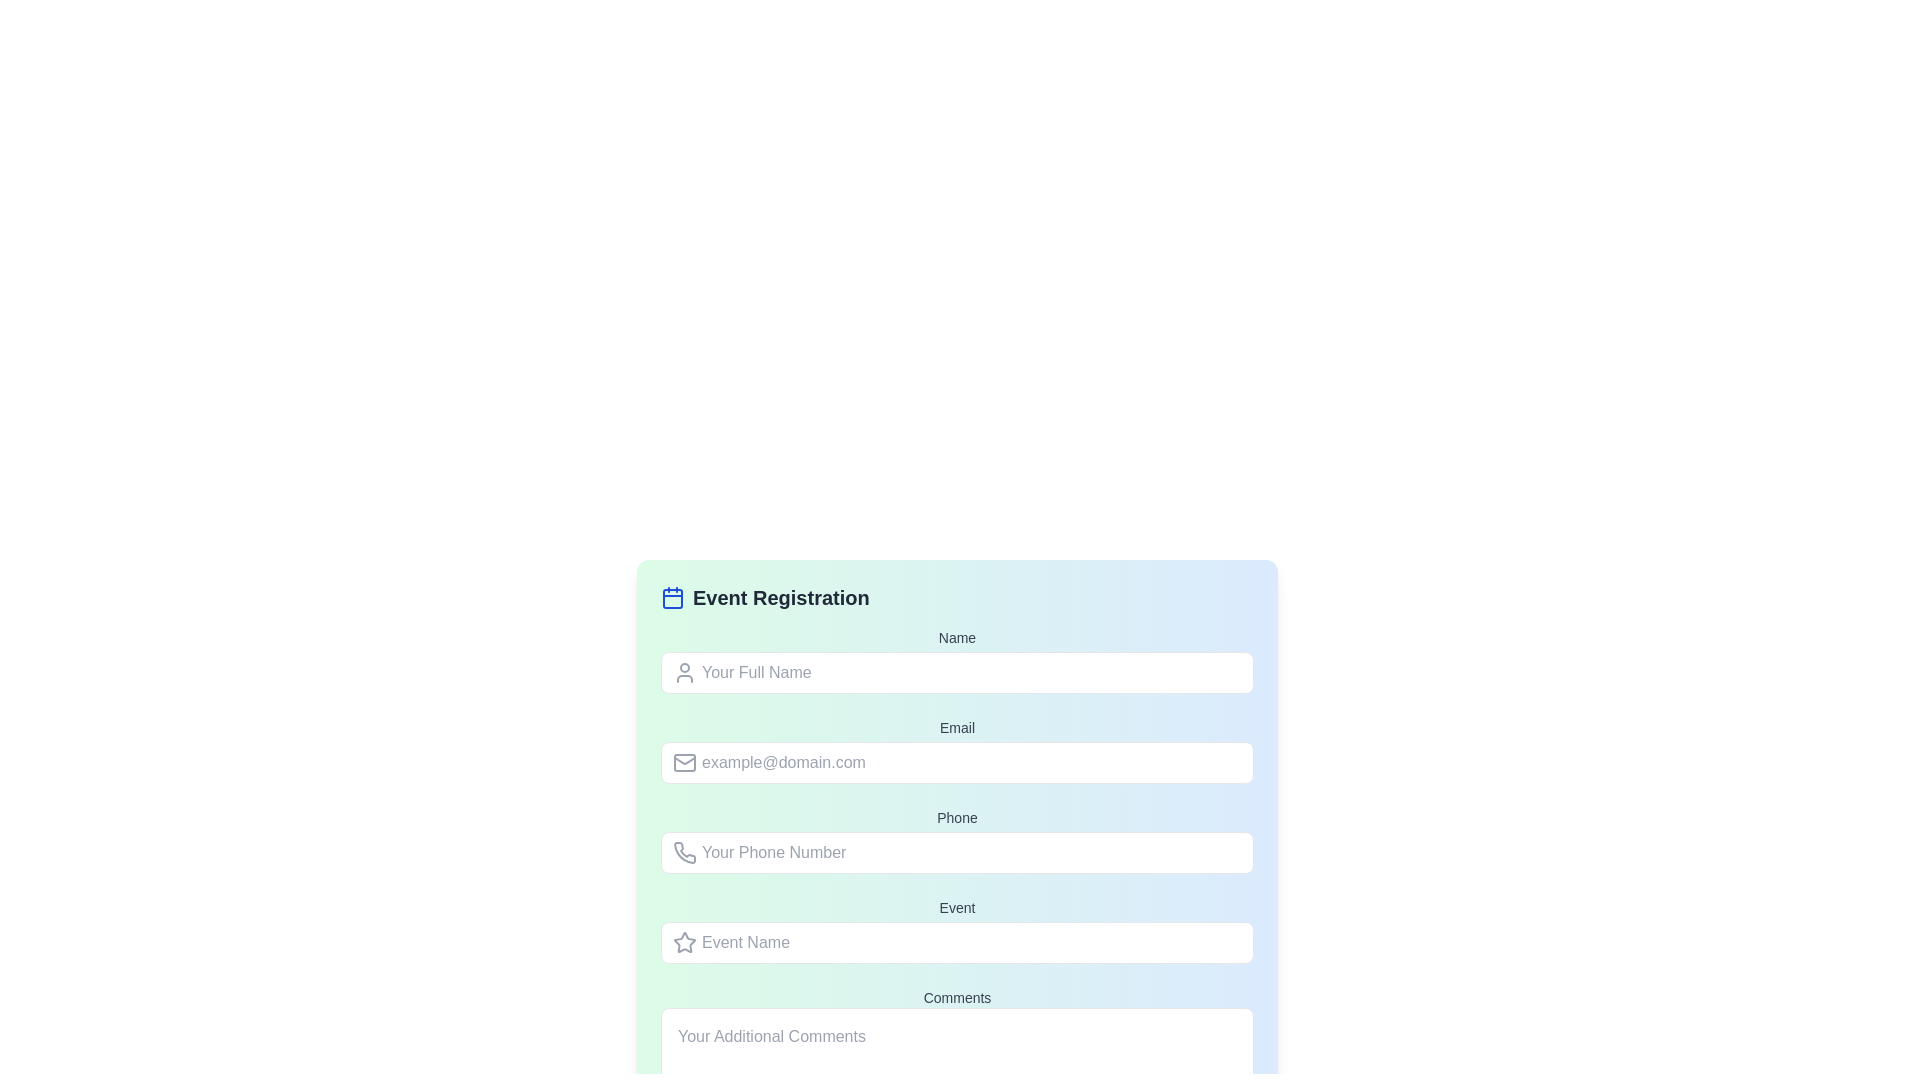  What do you see at coordinates (956, 907) in the screenshot?
I see `the Text label that informs the user about the purpose of the subsequent input field for specifying the name of an event, which is located between the 'Your Phone Number' field and the 'Event Name' input field in the 'Event Registration' form` at bounding box center [956, 907].